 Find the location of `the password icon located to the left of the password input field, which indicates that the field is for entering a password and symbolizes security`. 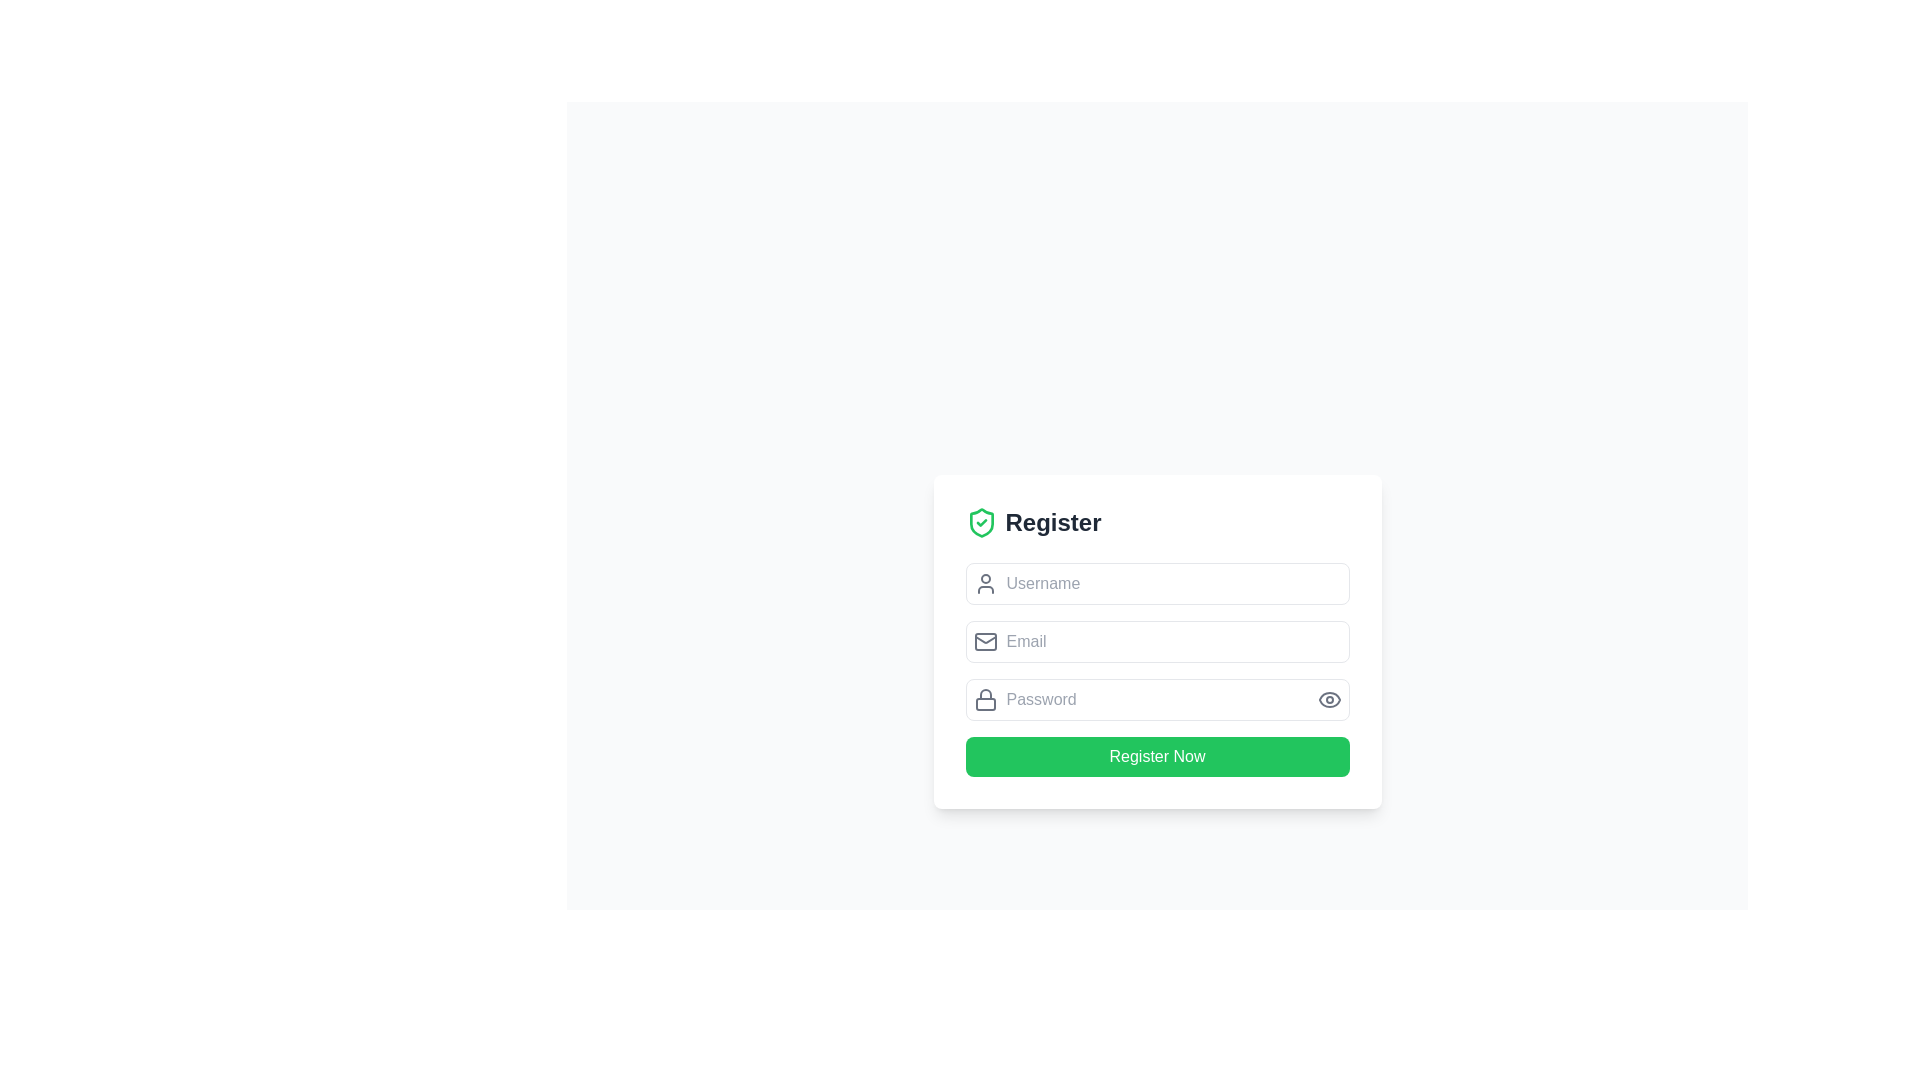

the password icon located to the left of the password input field, which indicates that the field is for entering a password and symbolizes security is located at coordinates (985, 698).